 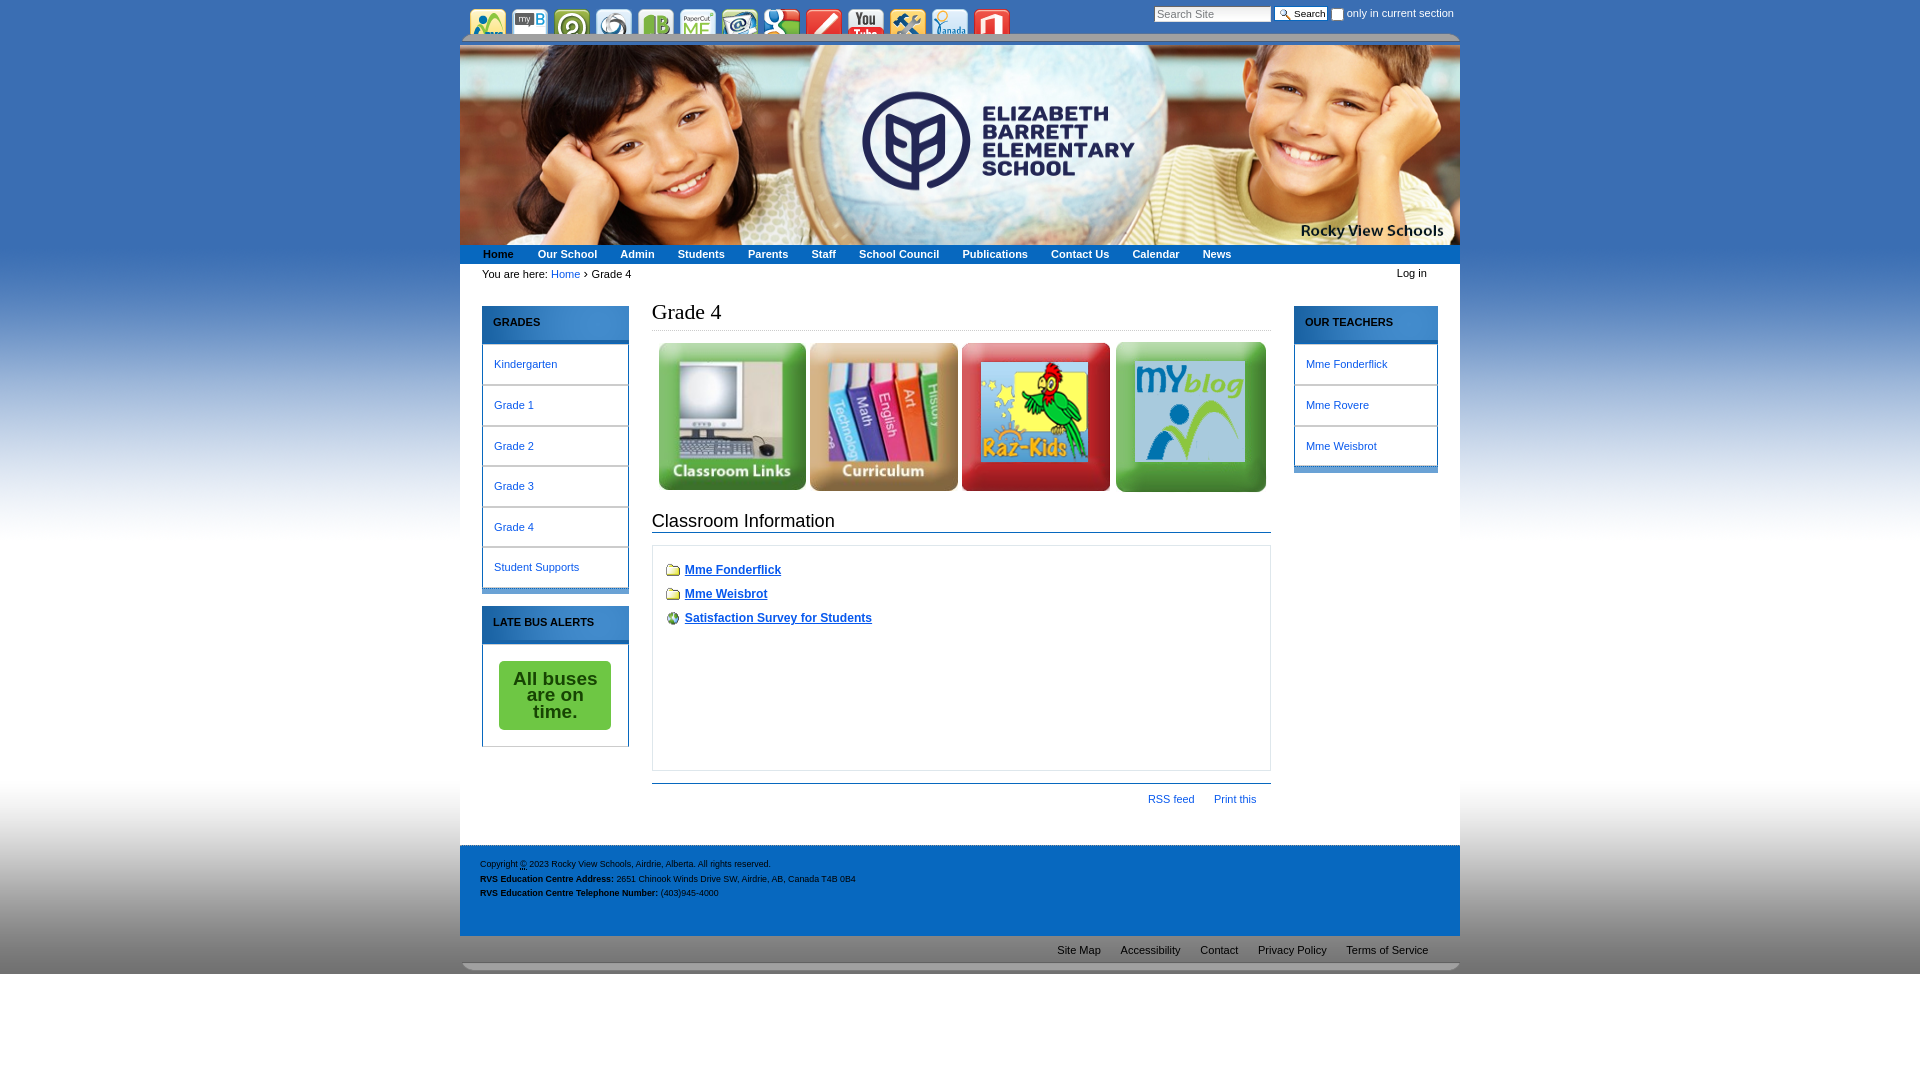 What do you see at coordinates (1190, 415) in the screenshot?
I see `'MyBlog'` at bounding box center [1190, 415].